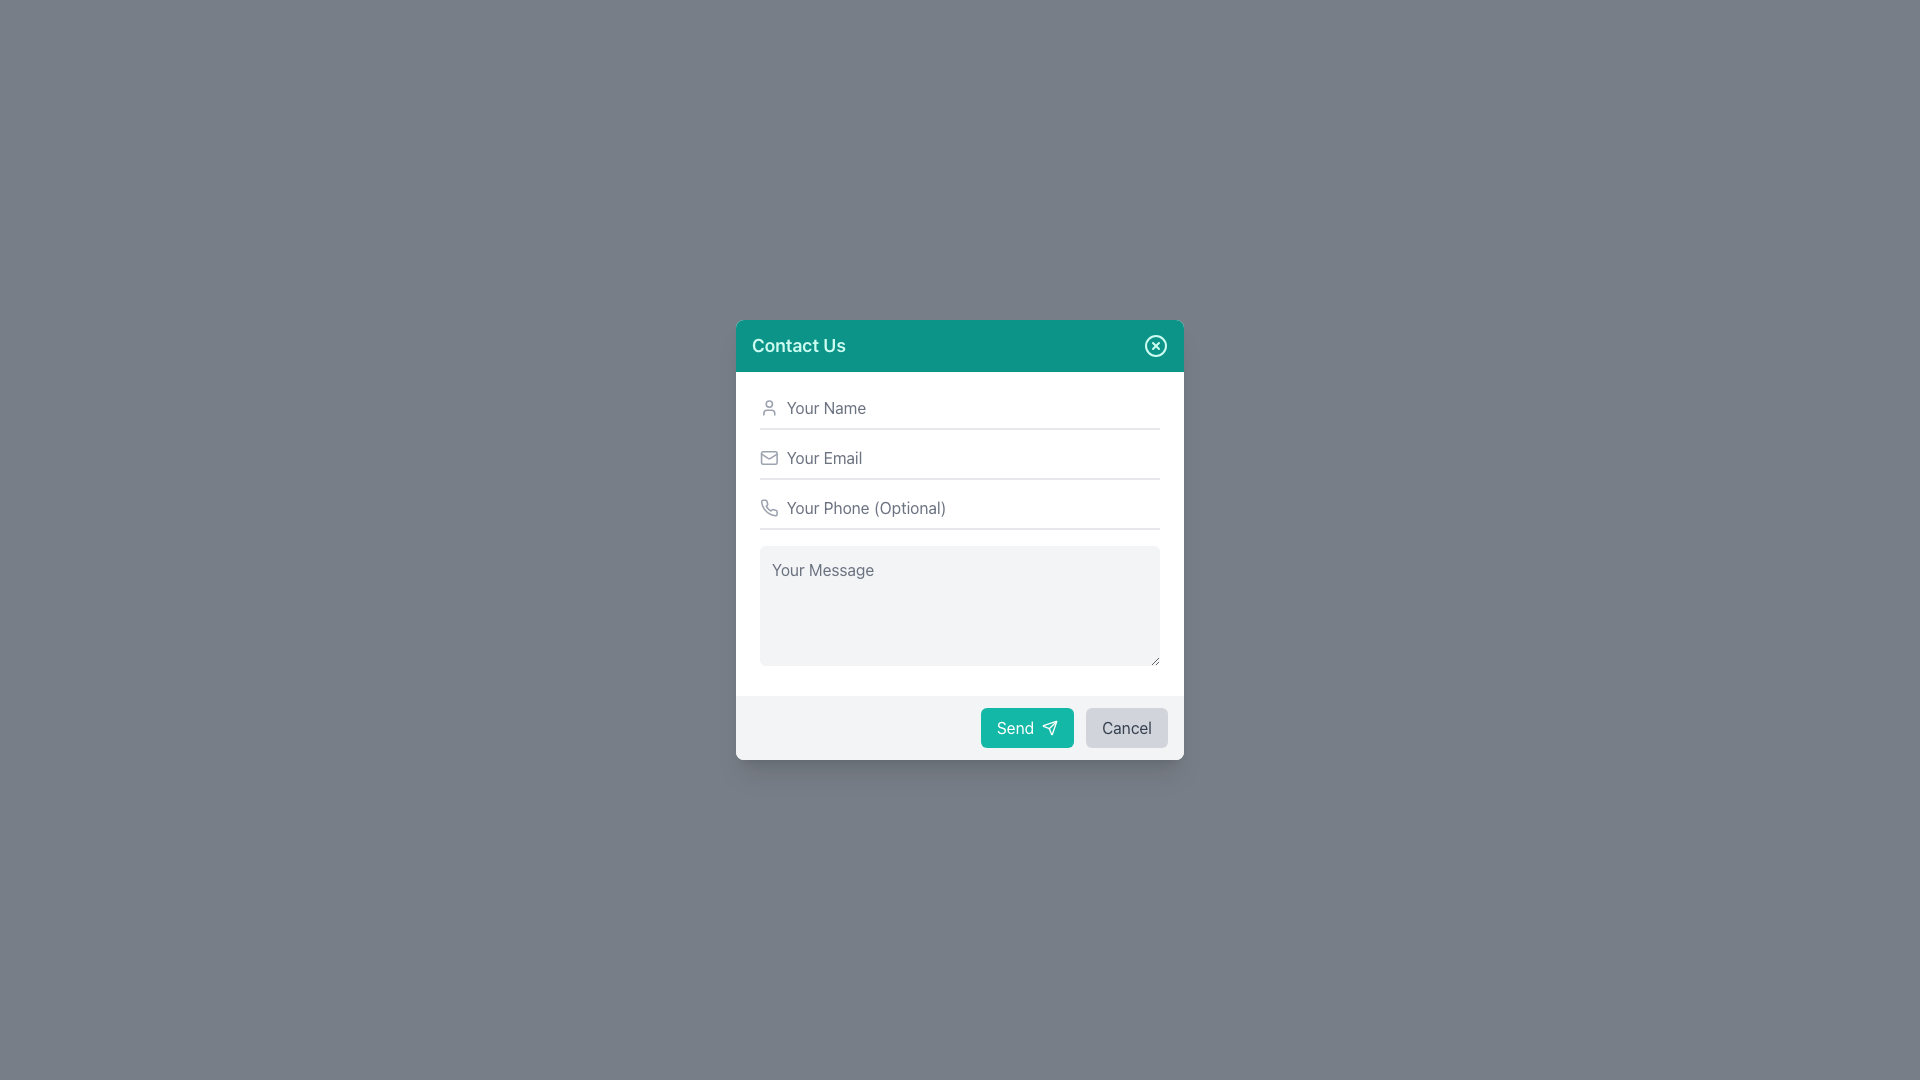 The image size is (1920, 1080). I want to click on the telephone handset icon located to the left of the 'Your Phone (Optional)' text input field in the 'Contact Us' form, so click(768, 506).